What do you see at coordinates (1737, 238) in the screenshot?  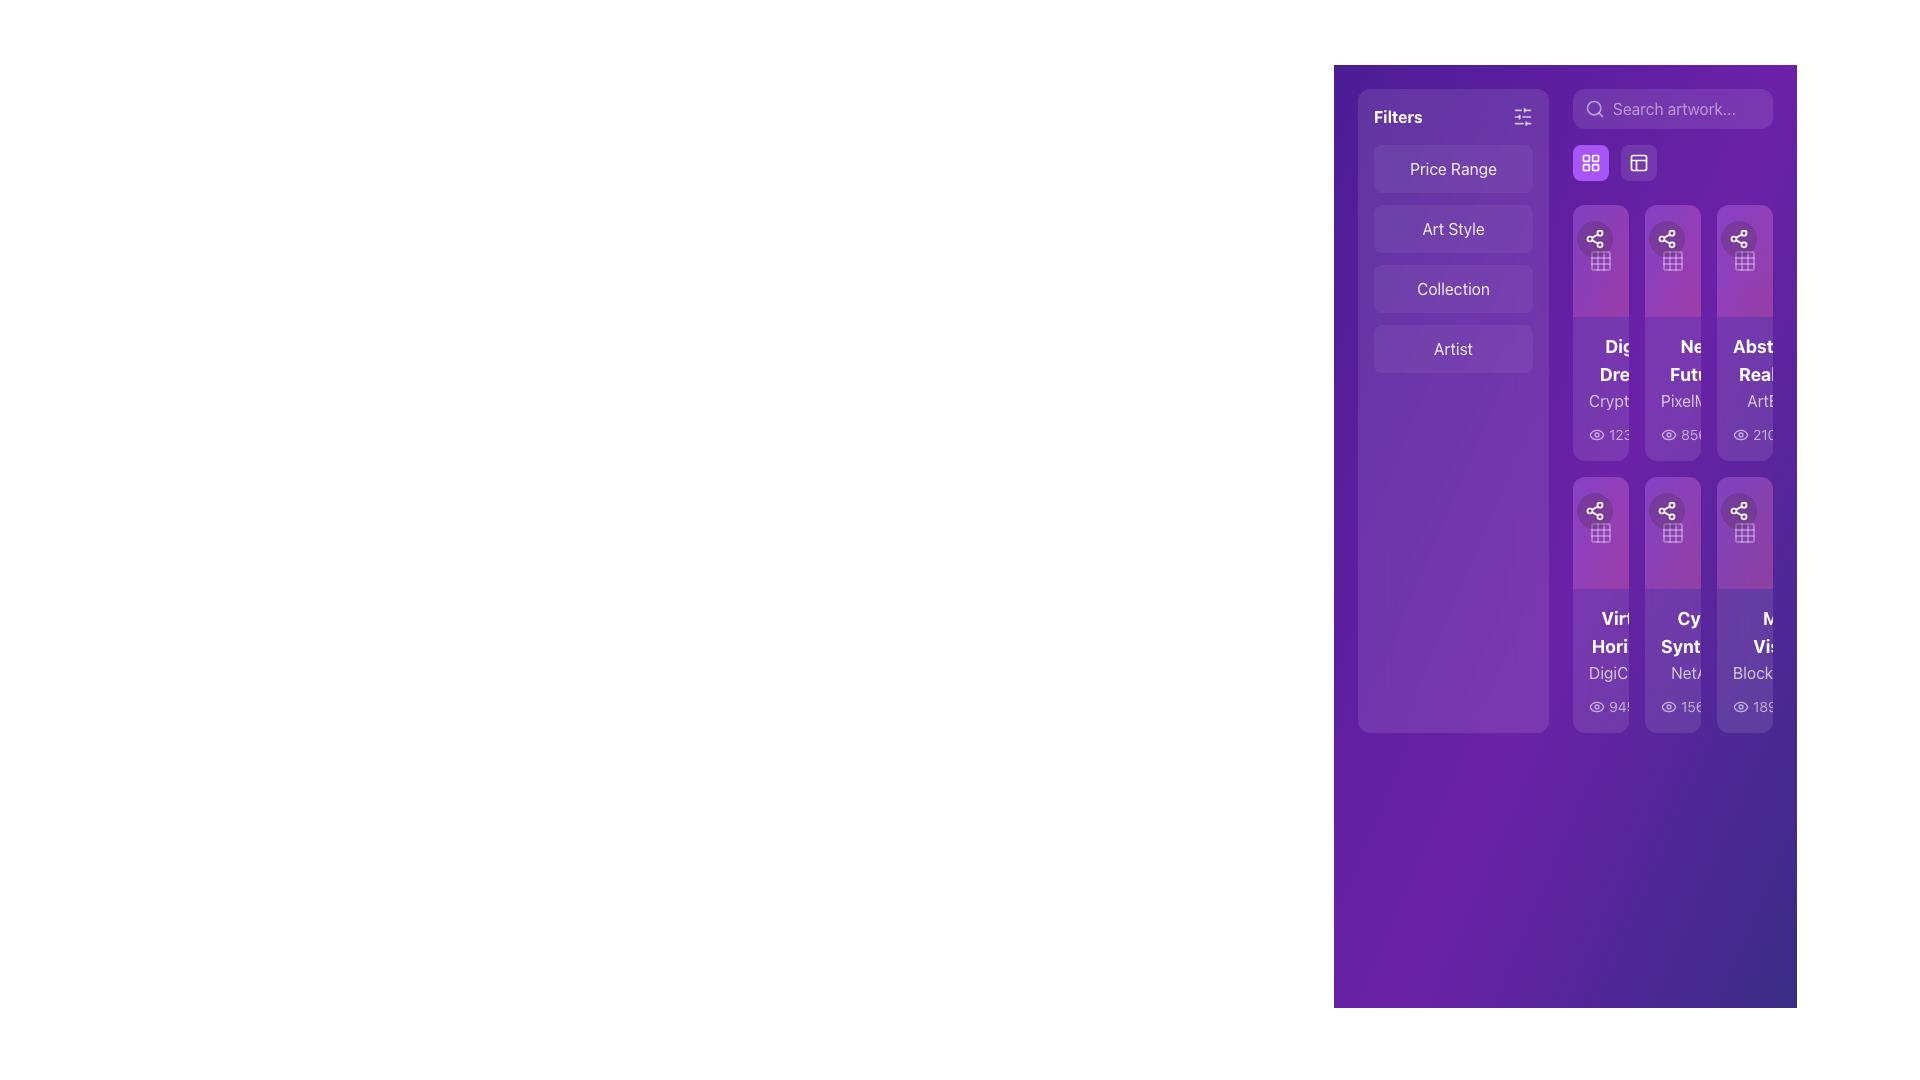 I see `the 'Share' icon button located at the center of a circular button in the right-hand section of the interface` at bounding box center [1737, 238].